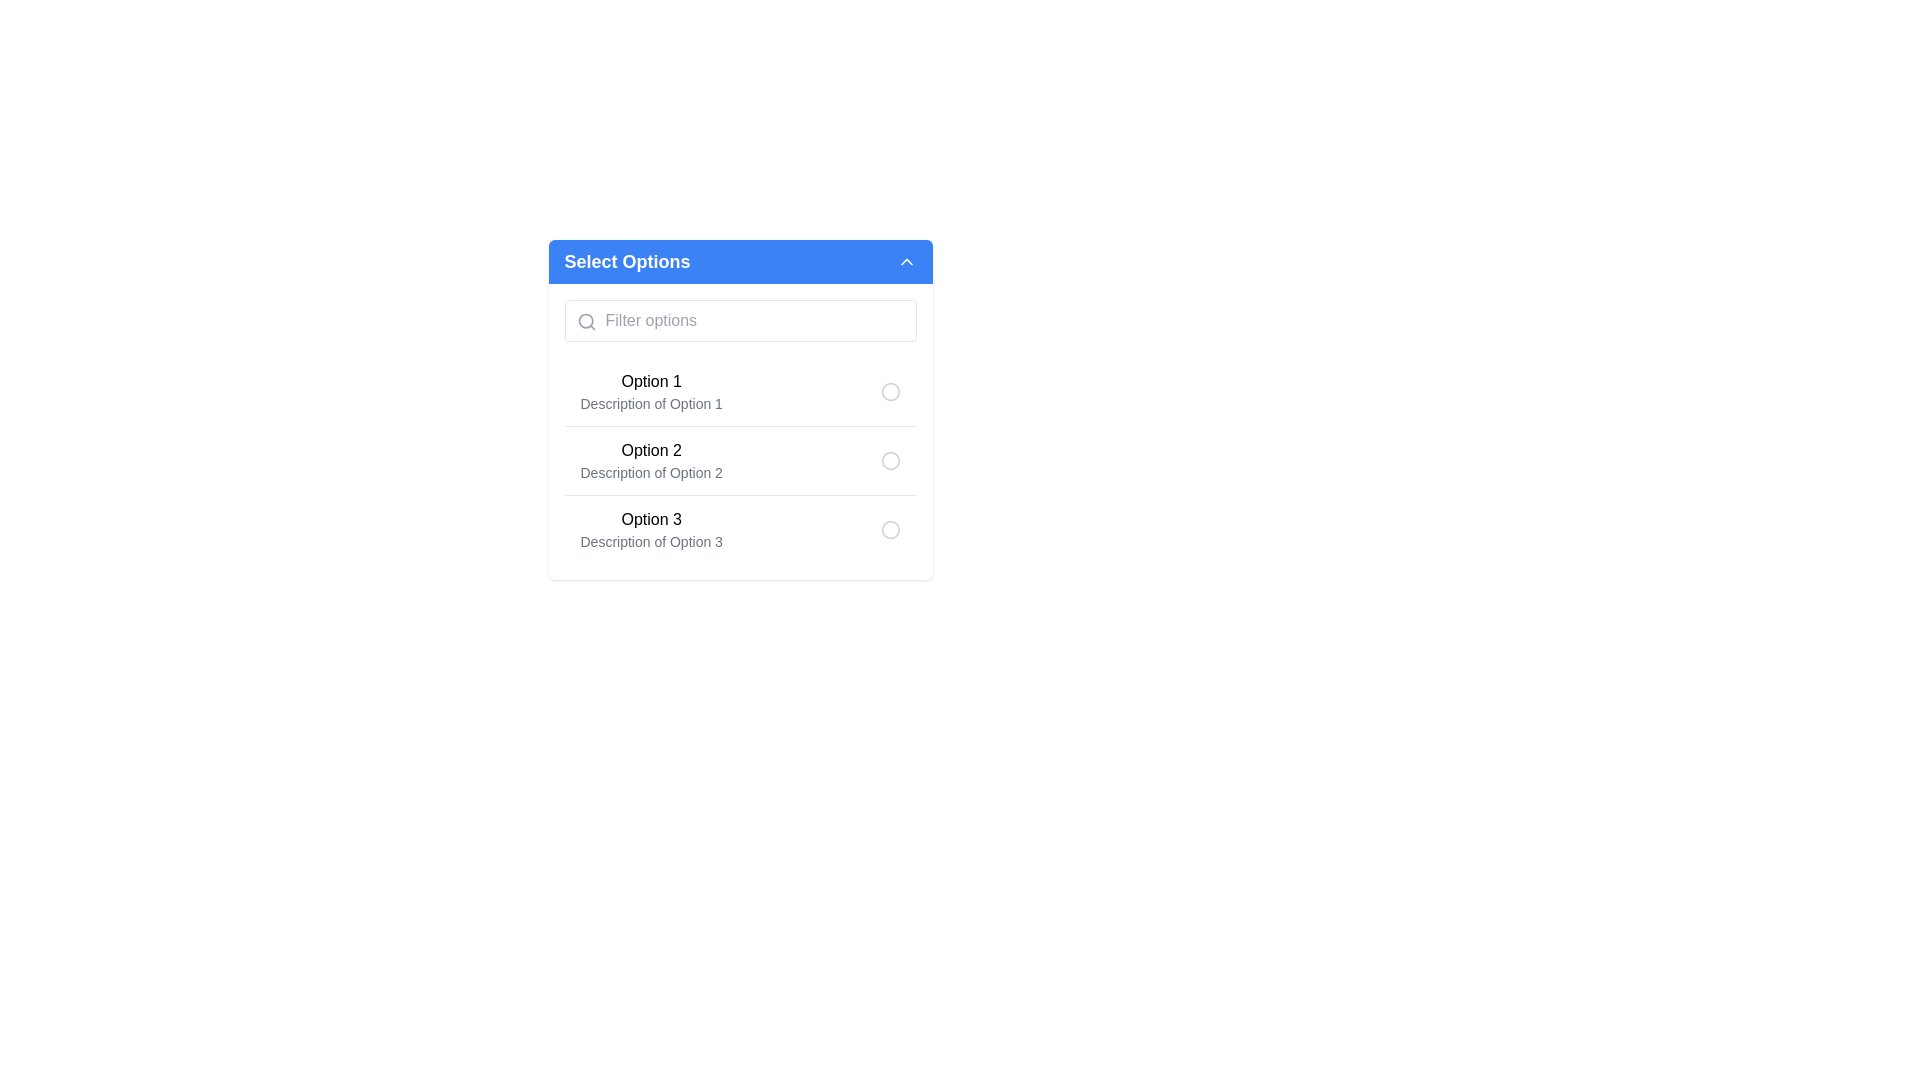  Describe the element at coordinates (651, 461) in the screenshot. I see `the second item in the dropdown menu titled 'Select Options'` at that location.